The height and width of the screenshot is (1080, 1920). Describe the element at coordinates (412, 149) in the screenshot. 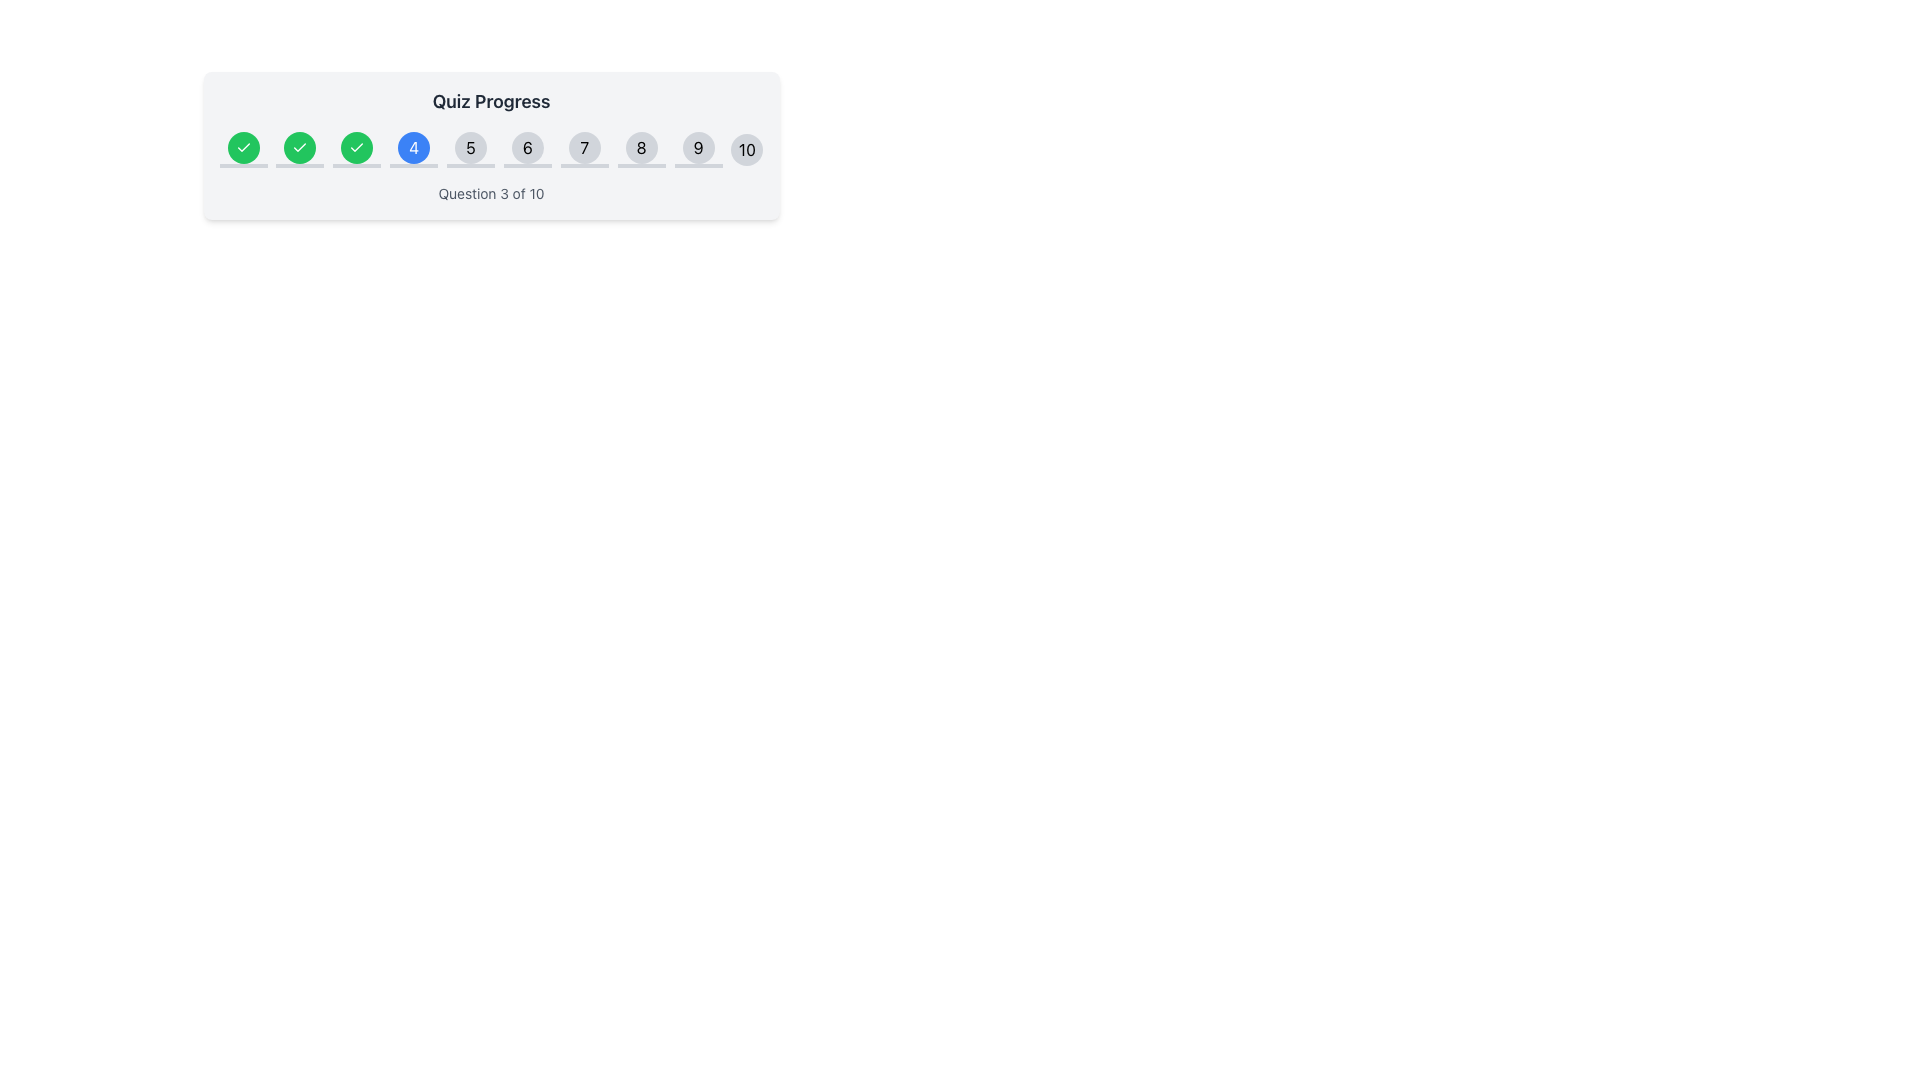

I see `the circular blue Indicator button with the white number '4' to interact within the 'Quiz Progress' section` at that location.